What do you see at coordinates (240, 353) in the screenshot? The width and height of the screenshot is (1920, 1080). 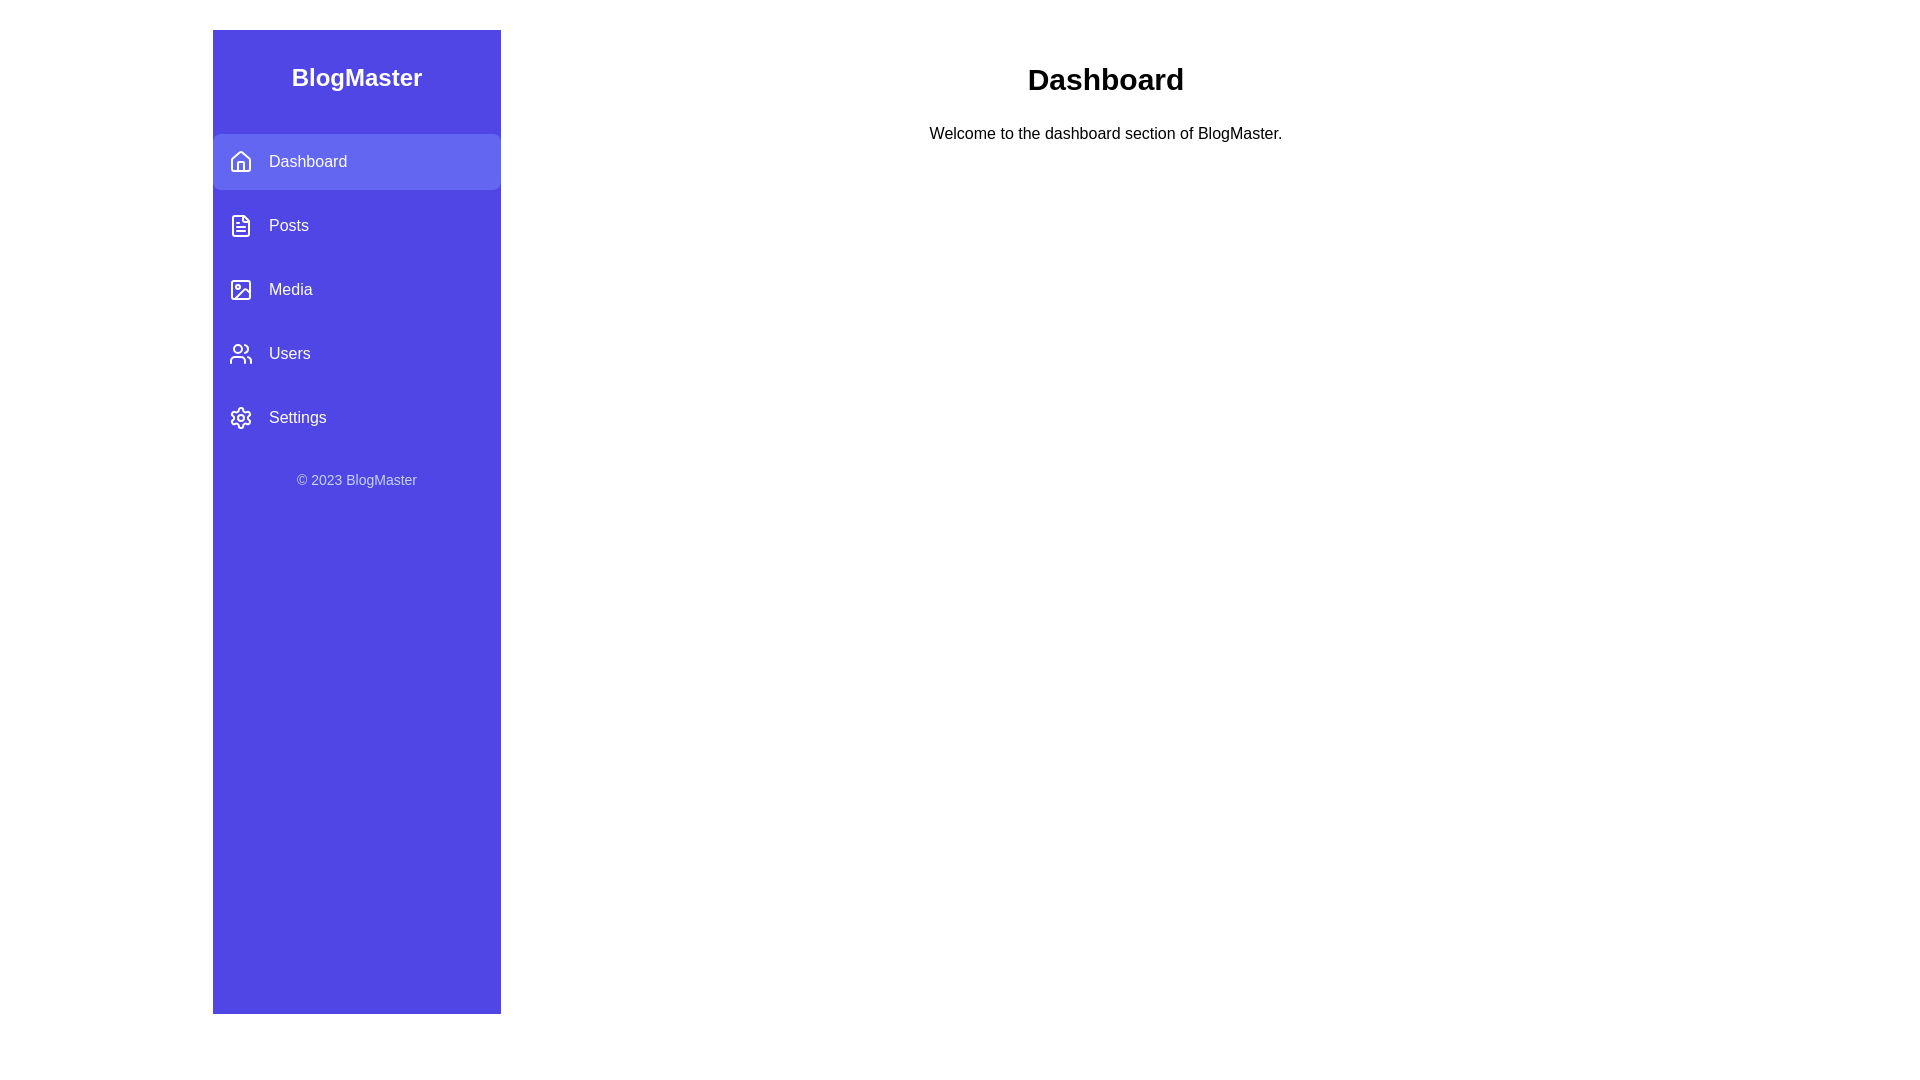 I see `the 'Users' icon in the sidebar menu, which visually represents the 'Users' section and is aligned with other similar menu items` at bounding box center [240, 353].